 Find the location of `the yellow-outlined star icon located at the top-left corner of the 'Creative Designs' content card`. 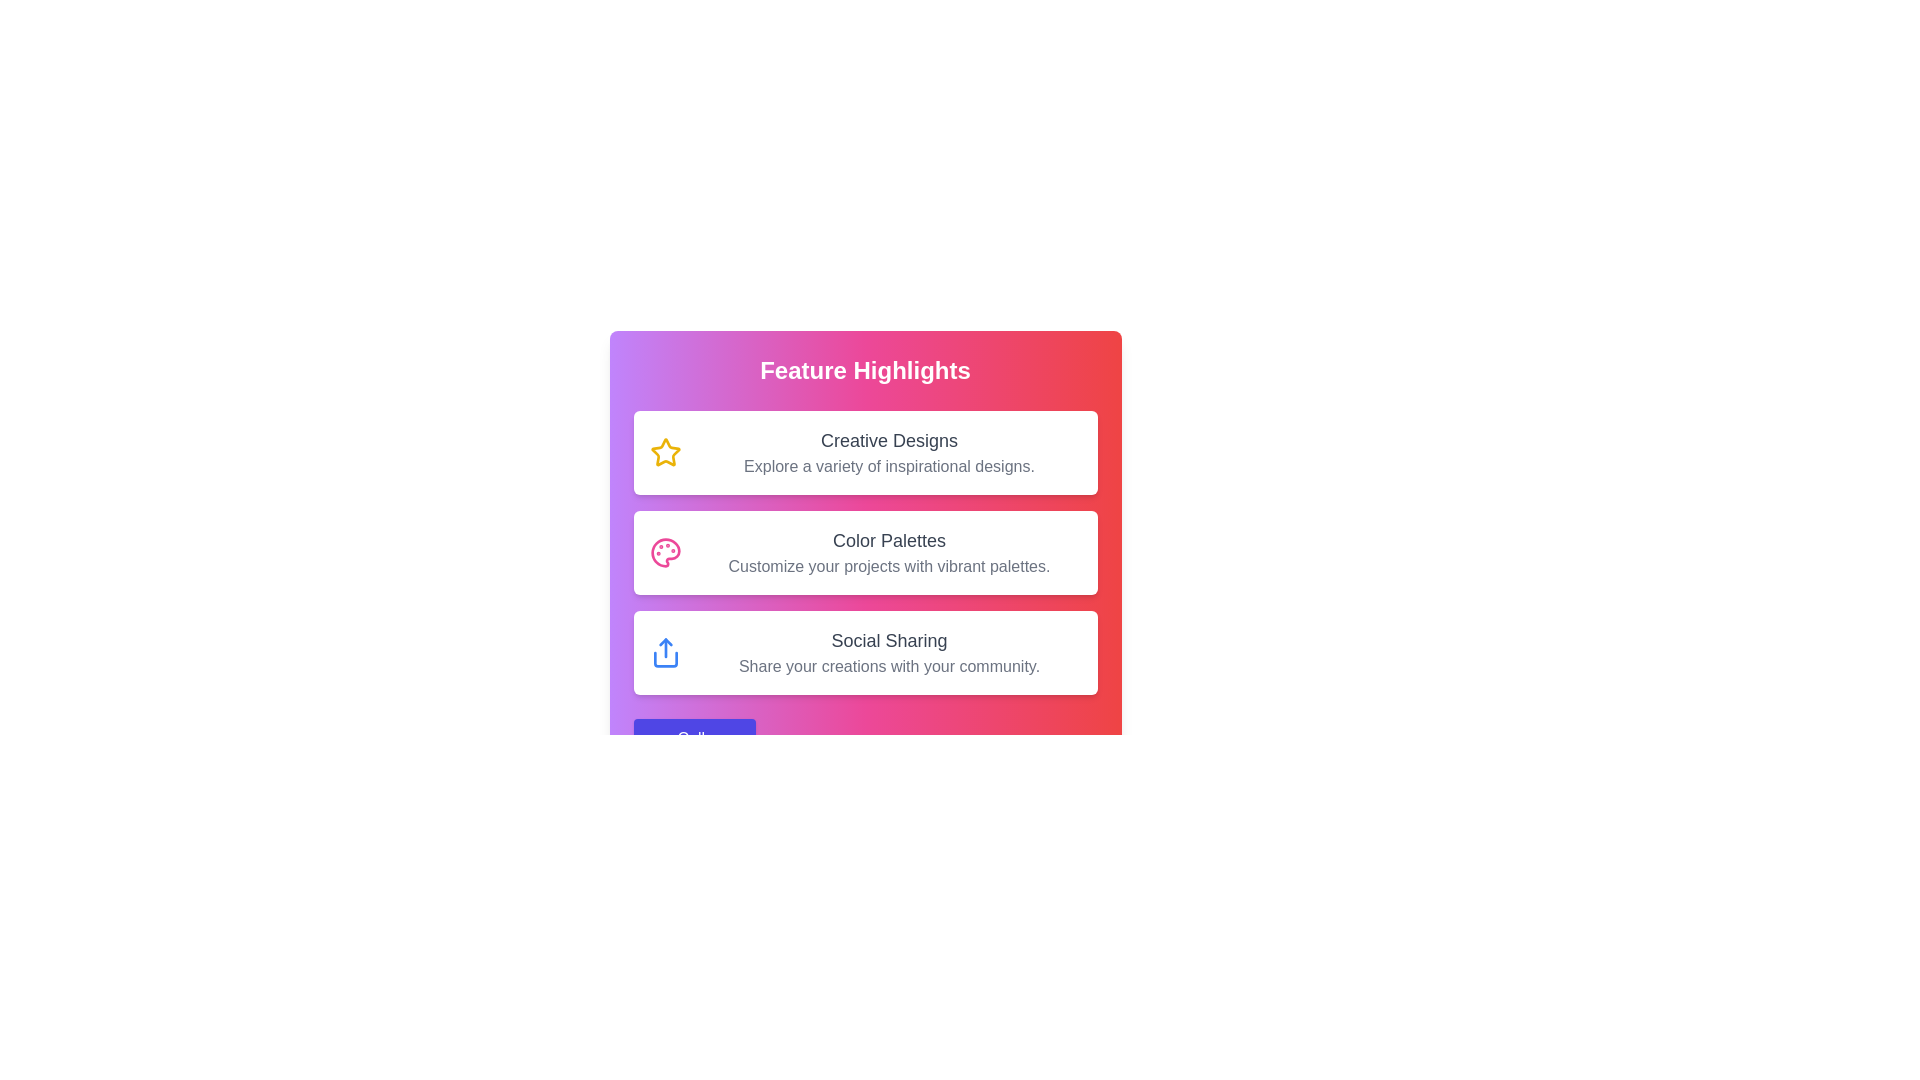

the yellow-outlined star icon located at the top-left corner of the 'Creative Designs' content card is located at coordinates (665, 452).